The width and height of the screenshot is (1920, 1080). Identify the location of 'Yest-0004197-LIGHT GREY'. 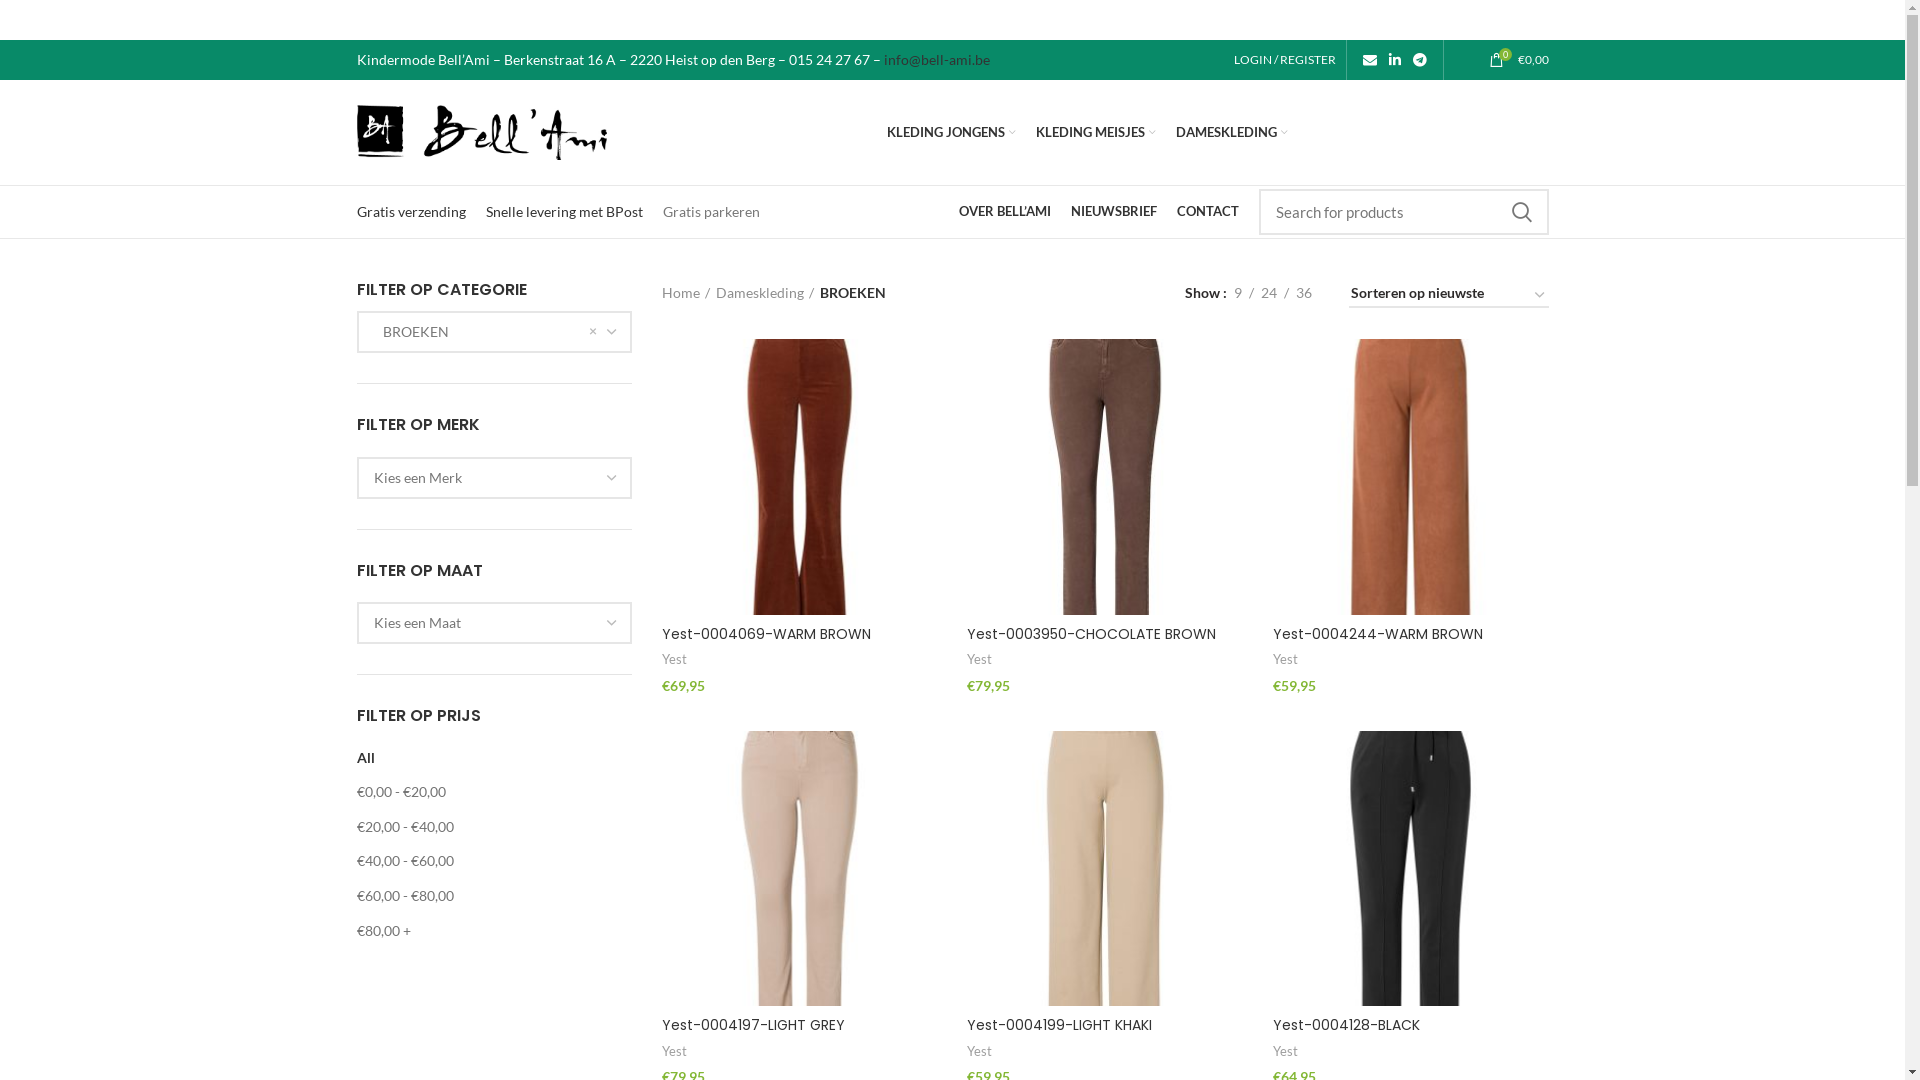
(752, 1025).